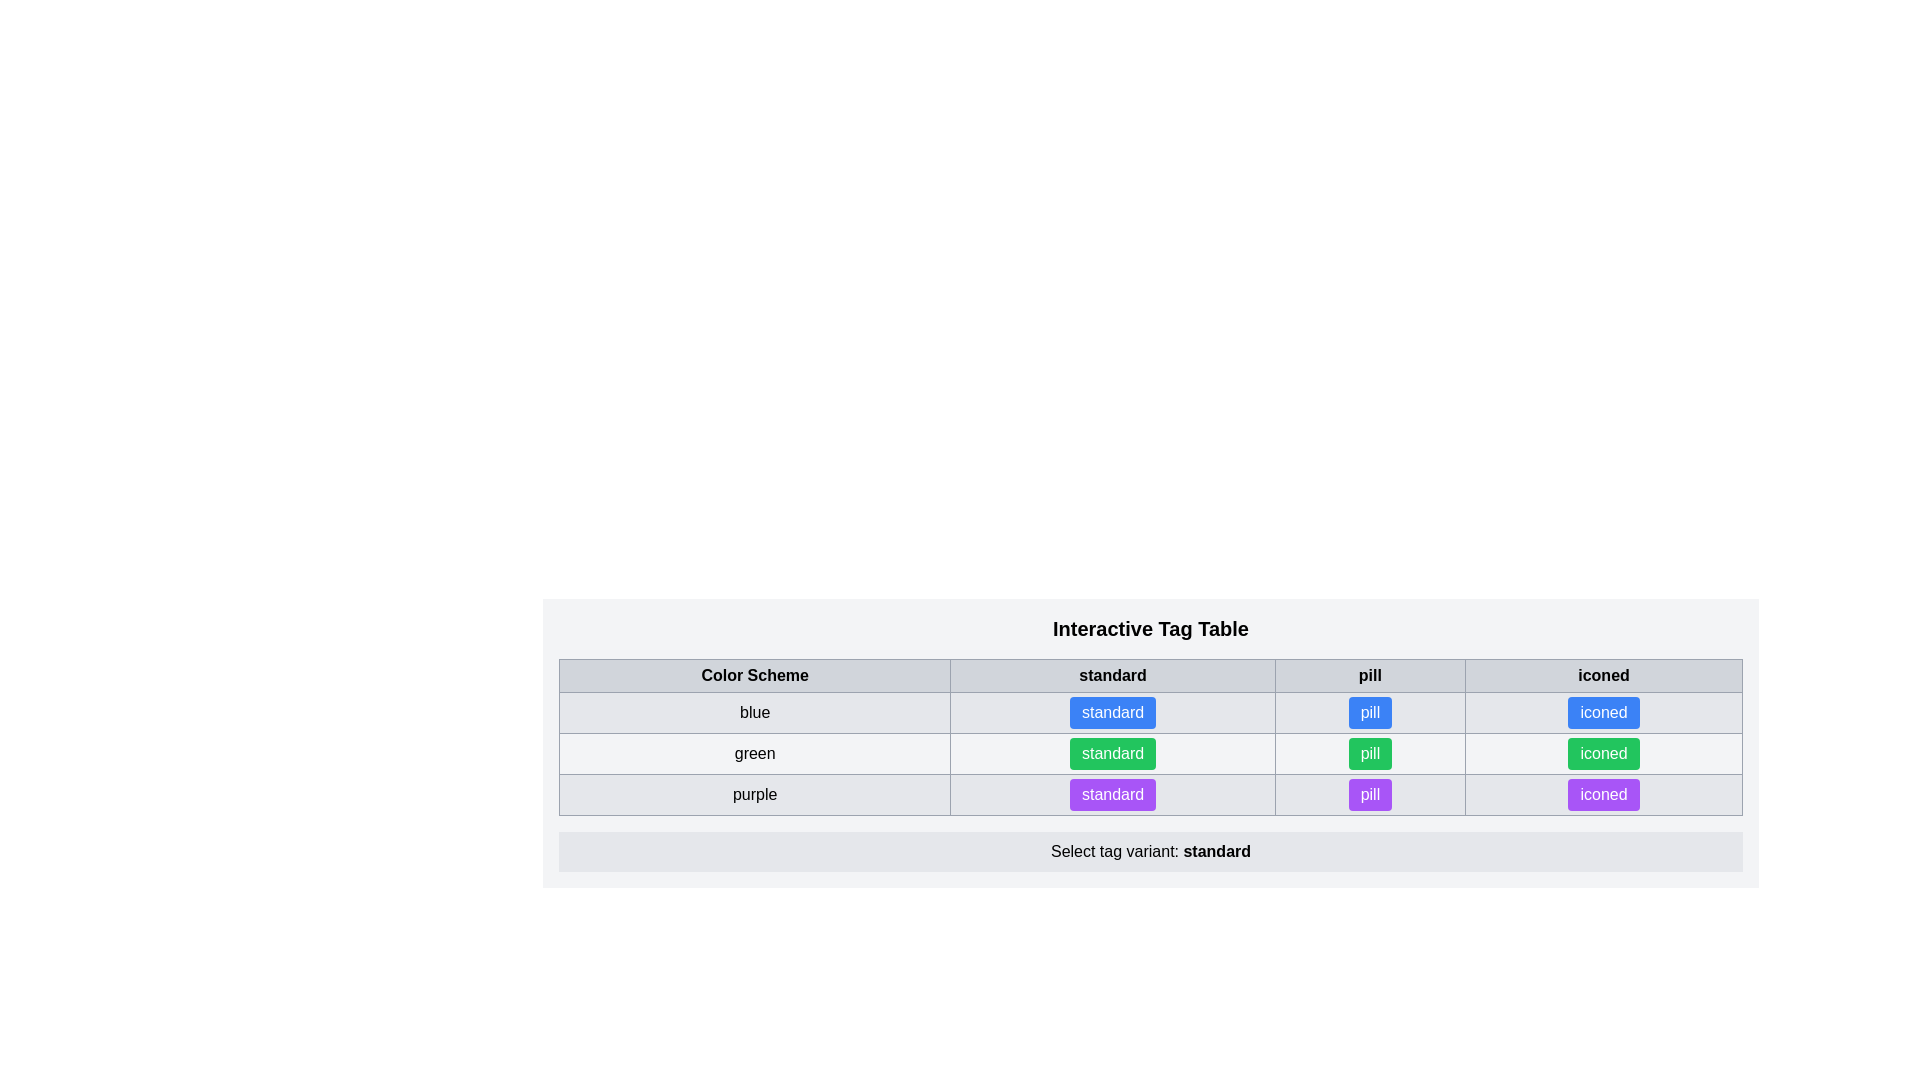 This screenshot has width=1920, height=1080. What do you see at coordinates (754, 793) in the screenshot?
I see `the text label displaying 'purple' with black text on a light gray background, located at the beginning of the 'Color Scheme' column in the table` at bounding box center [754, 793].